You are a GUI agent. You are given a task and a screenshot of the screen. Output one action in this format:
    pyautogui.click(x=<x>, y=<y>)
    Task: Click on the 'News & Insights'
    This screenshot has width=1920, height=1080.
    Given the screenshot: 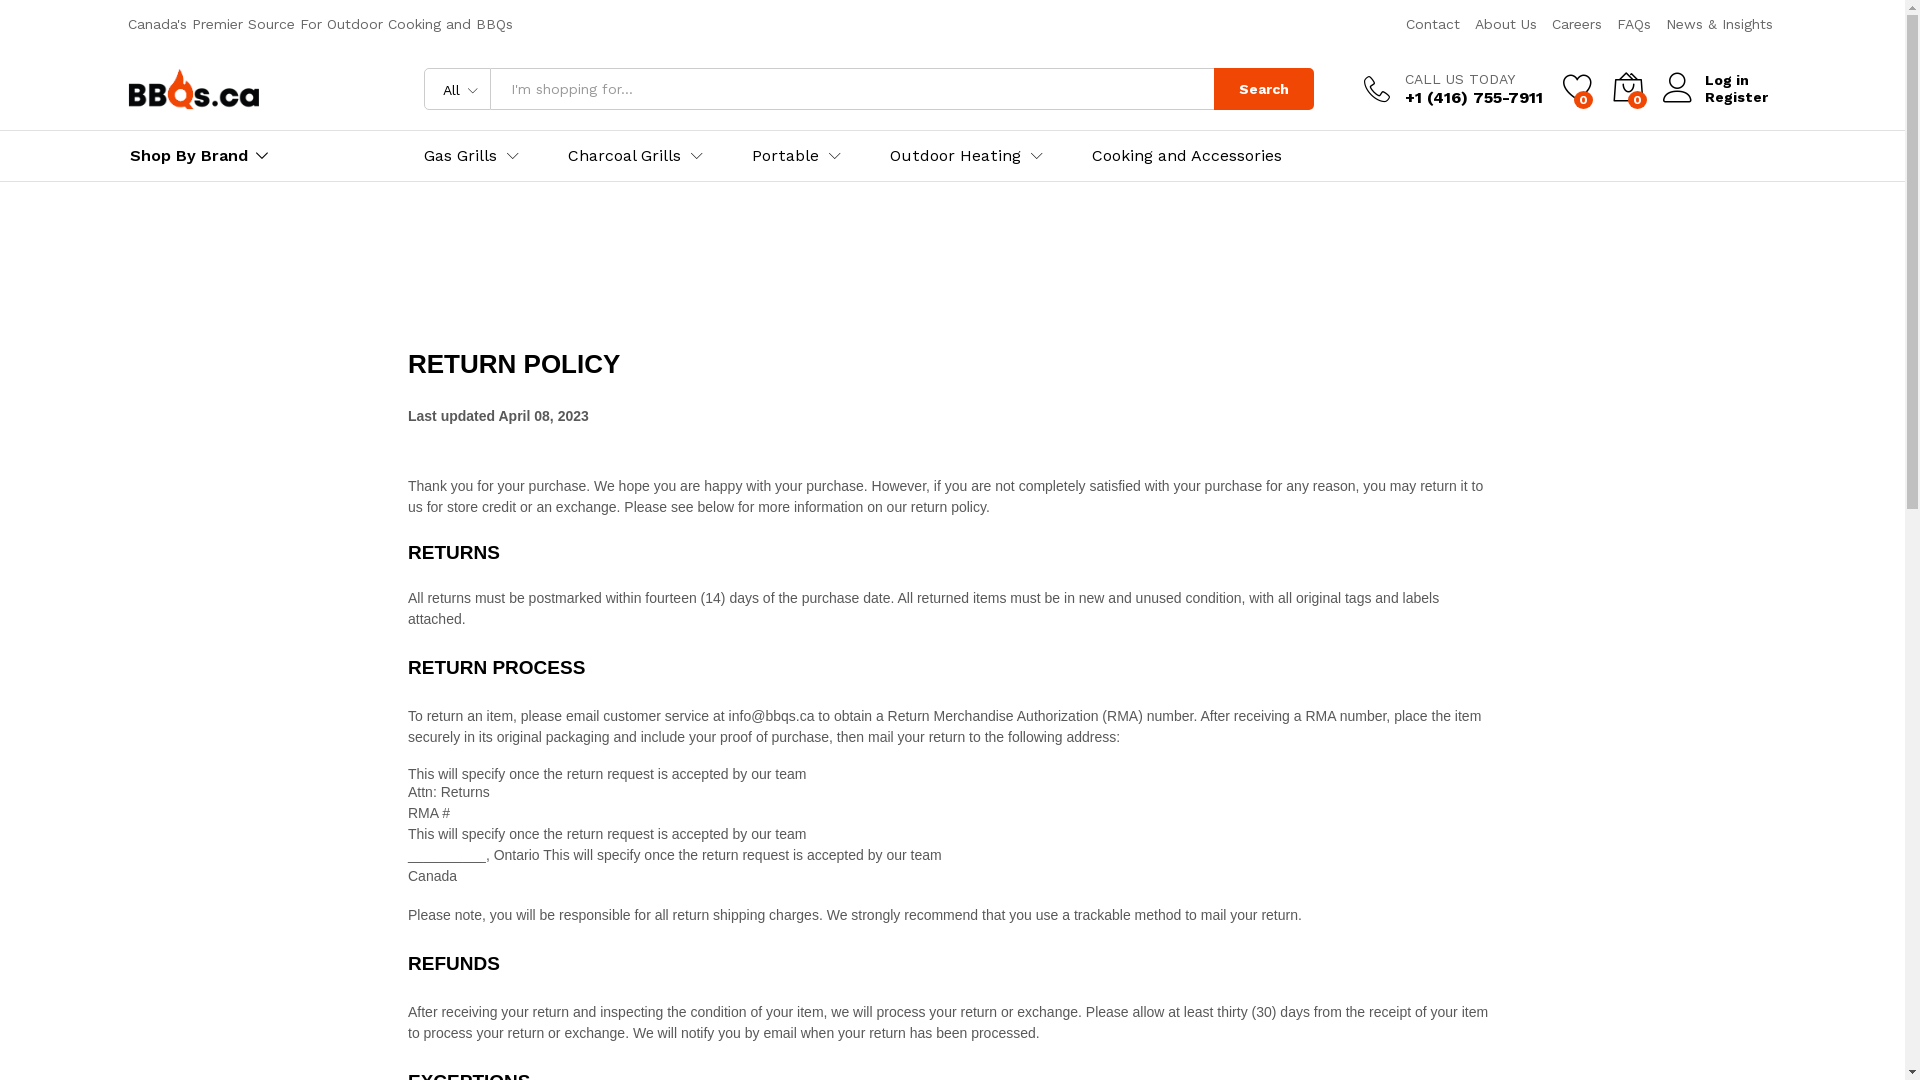 What is the action you would take?
    pyautogui.click(x=1718, y=23)
    